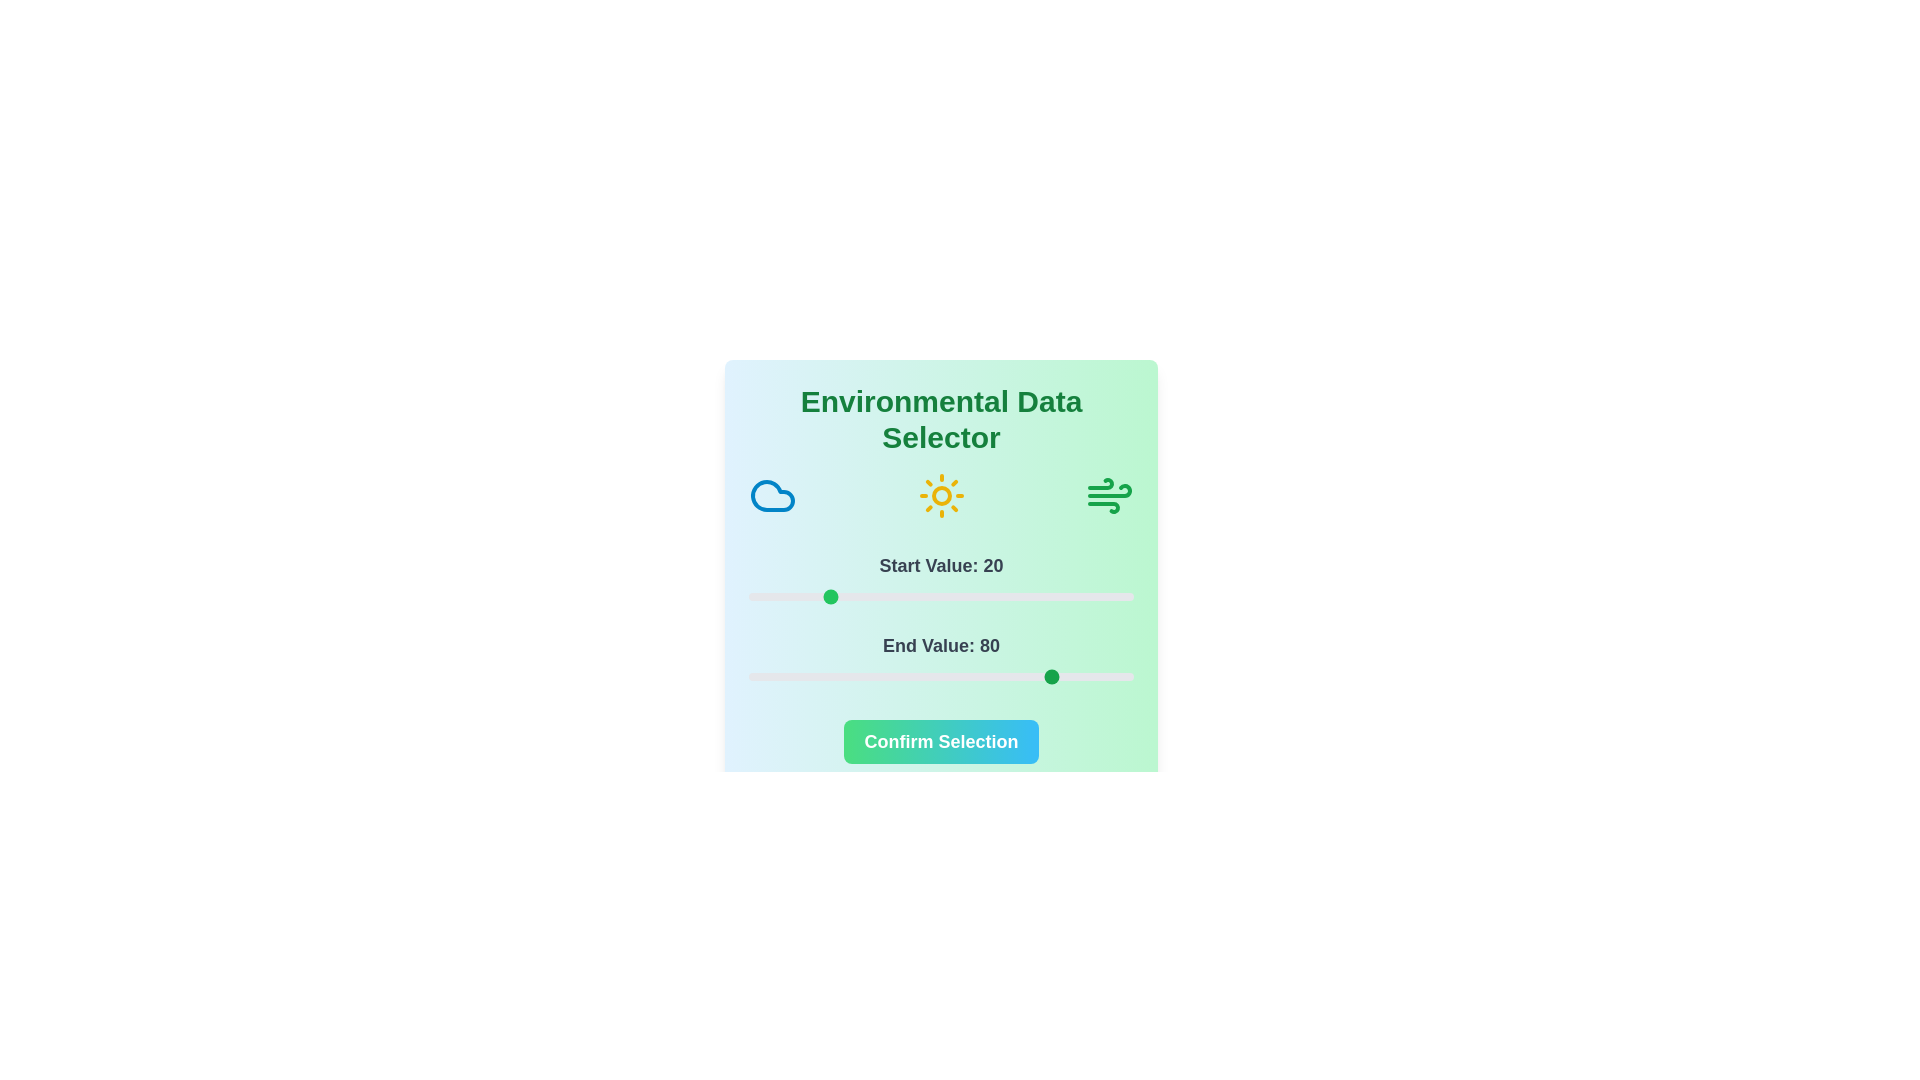 The width and height of the screenshot is (1920, 1080). Describe the element at coordinates (1063, 676) in the screenshot. I see `the slider` at that location.